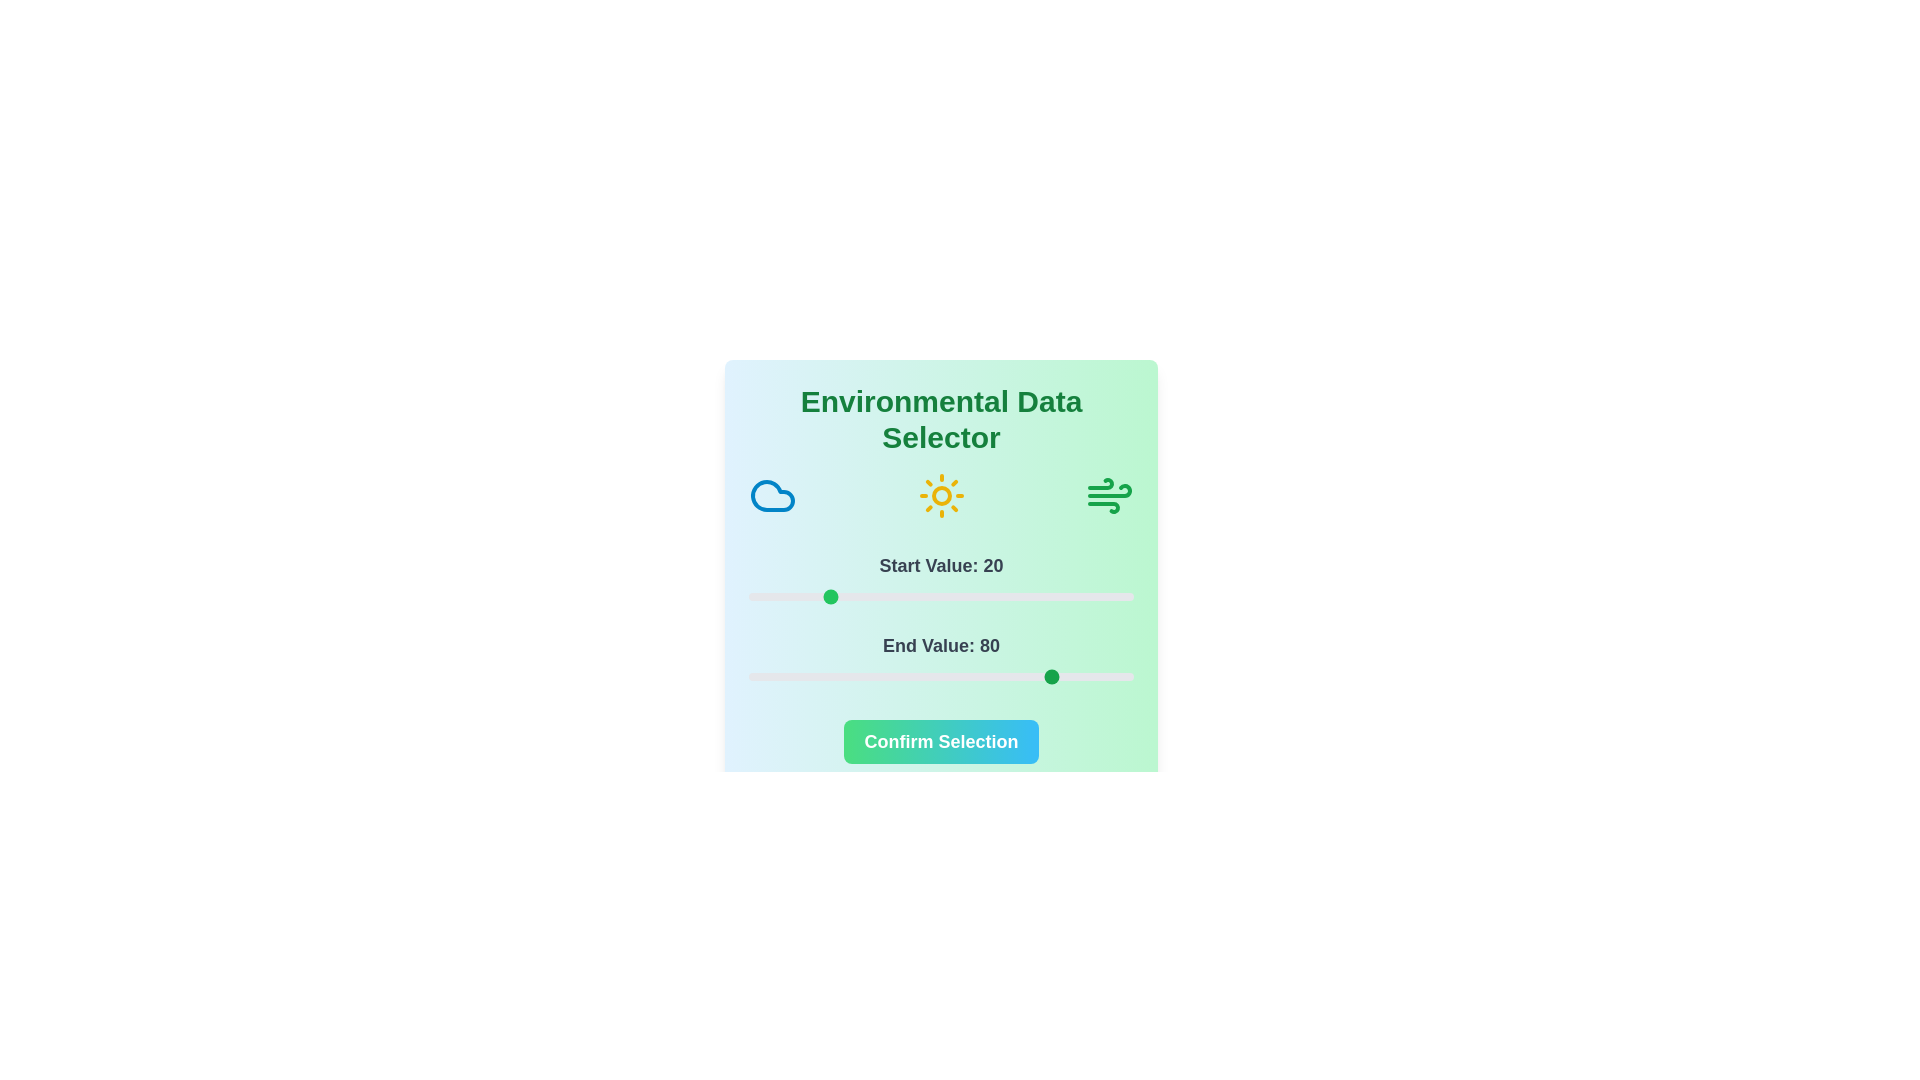 The width and height of the screenshot is (1920, 1080). Describe the element at coordinates (1063, 676) in the screenshot. I see `the slider` at that location.